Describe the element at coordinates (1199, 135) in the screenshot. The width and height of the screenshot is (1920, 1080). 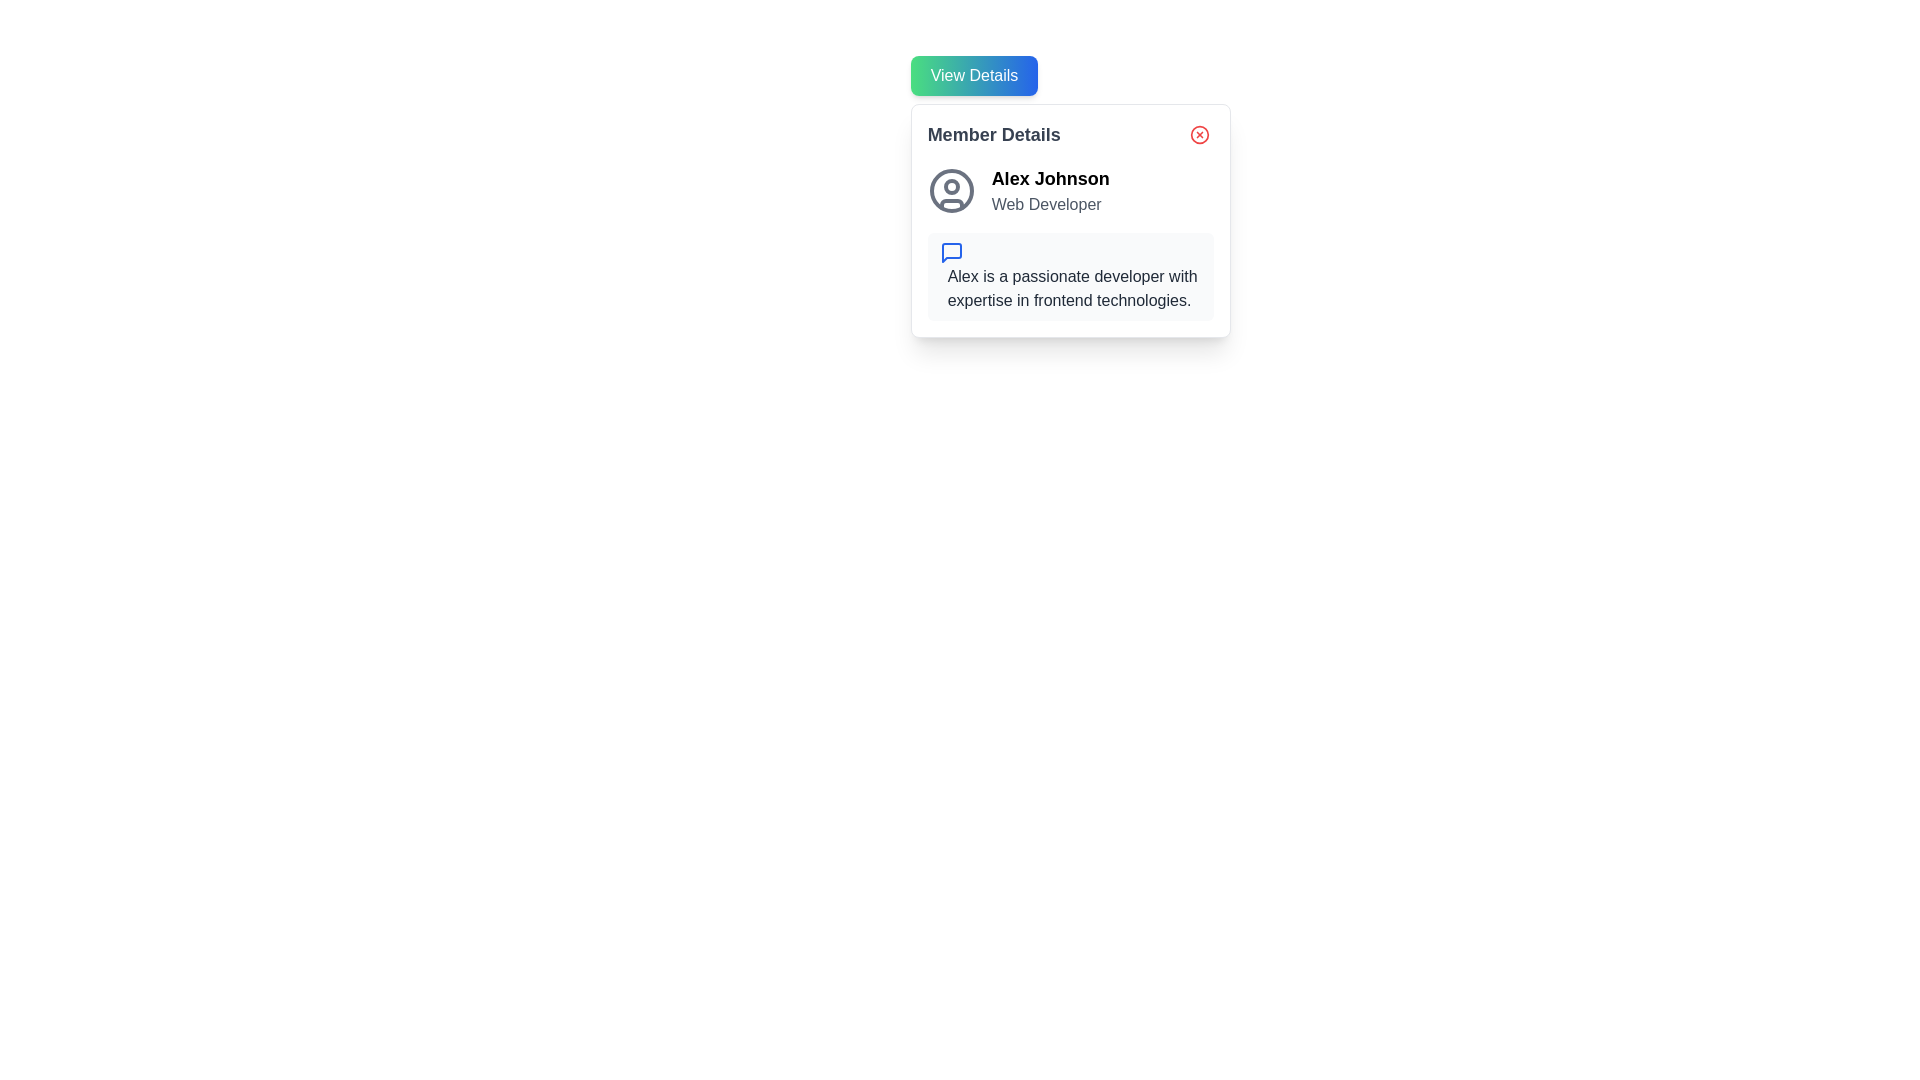
I see `the close button located at the top-right corner of the 'Member Details' section to change its background` at that location.